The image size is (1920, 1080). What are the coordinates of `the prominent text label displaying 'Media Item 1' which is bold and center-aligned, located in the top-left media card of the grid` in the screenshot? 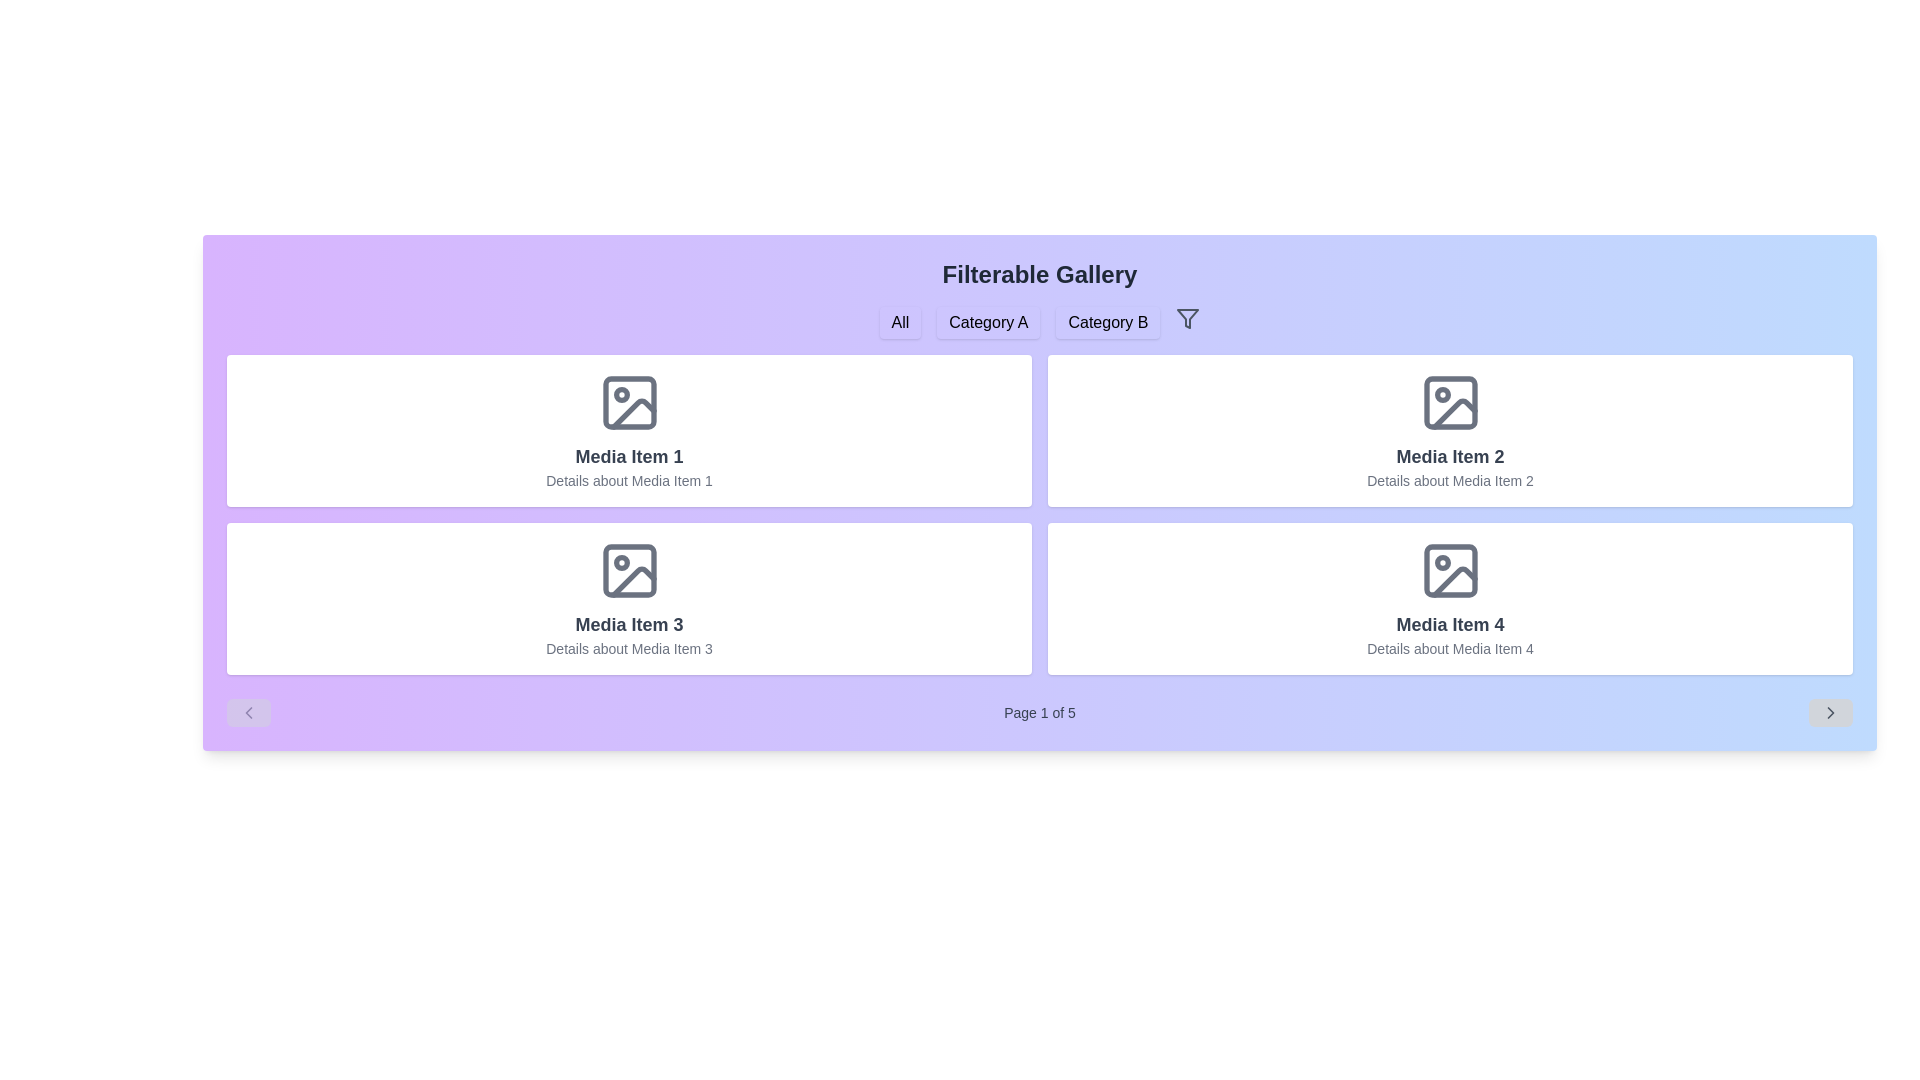 It's located at (628, 456).